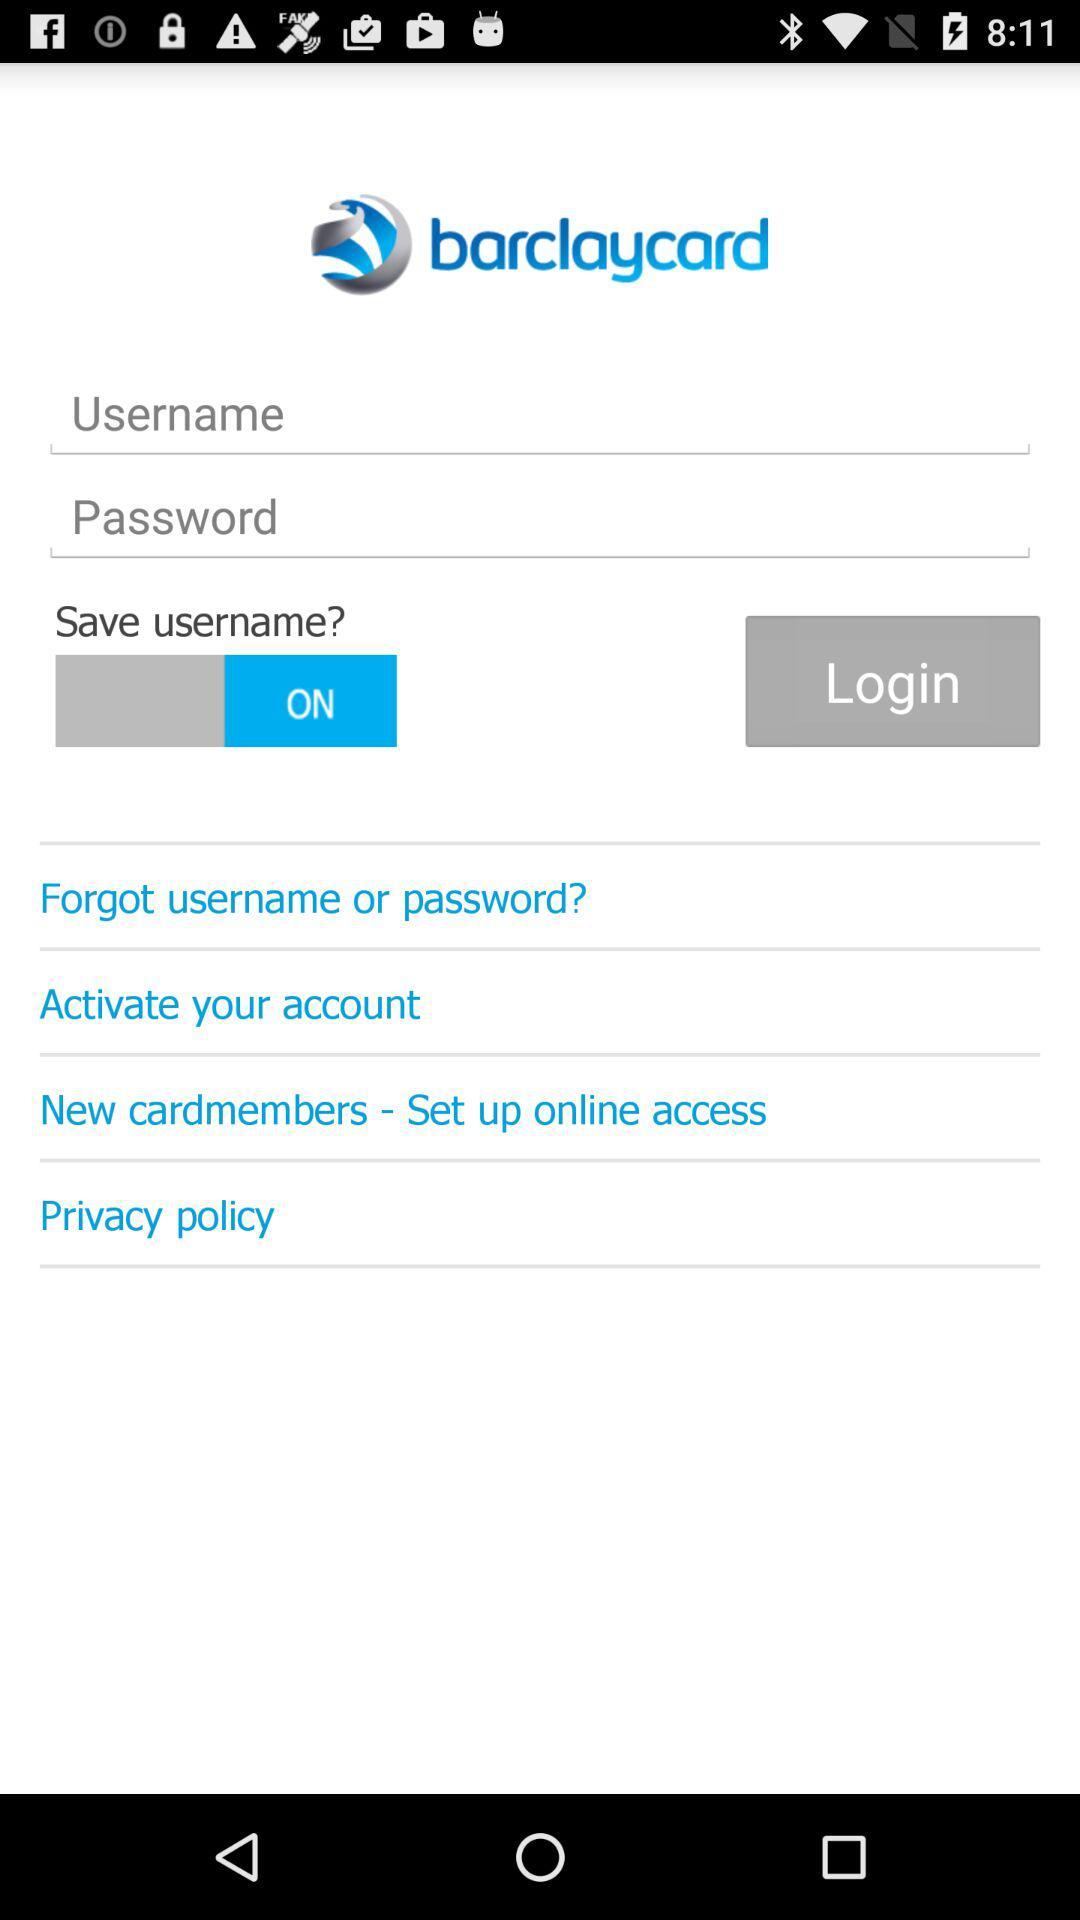  Describe the element at coordinates (540, 1106) in the screenshot. I see `new cardmembers set icon` at that location.